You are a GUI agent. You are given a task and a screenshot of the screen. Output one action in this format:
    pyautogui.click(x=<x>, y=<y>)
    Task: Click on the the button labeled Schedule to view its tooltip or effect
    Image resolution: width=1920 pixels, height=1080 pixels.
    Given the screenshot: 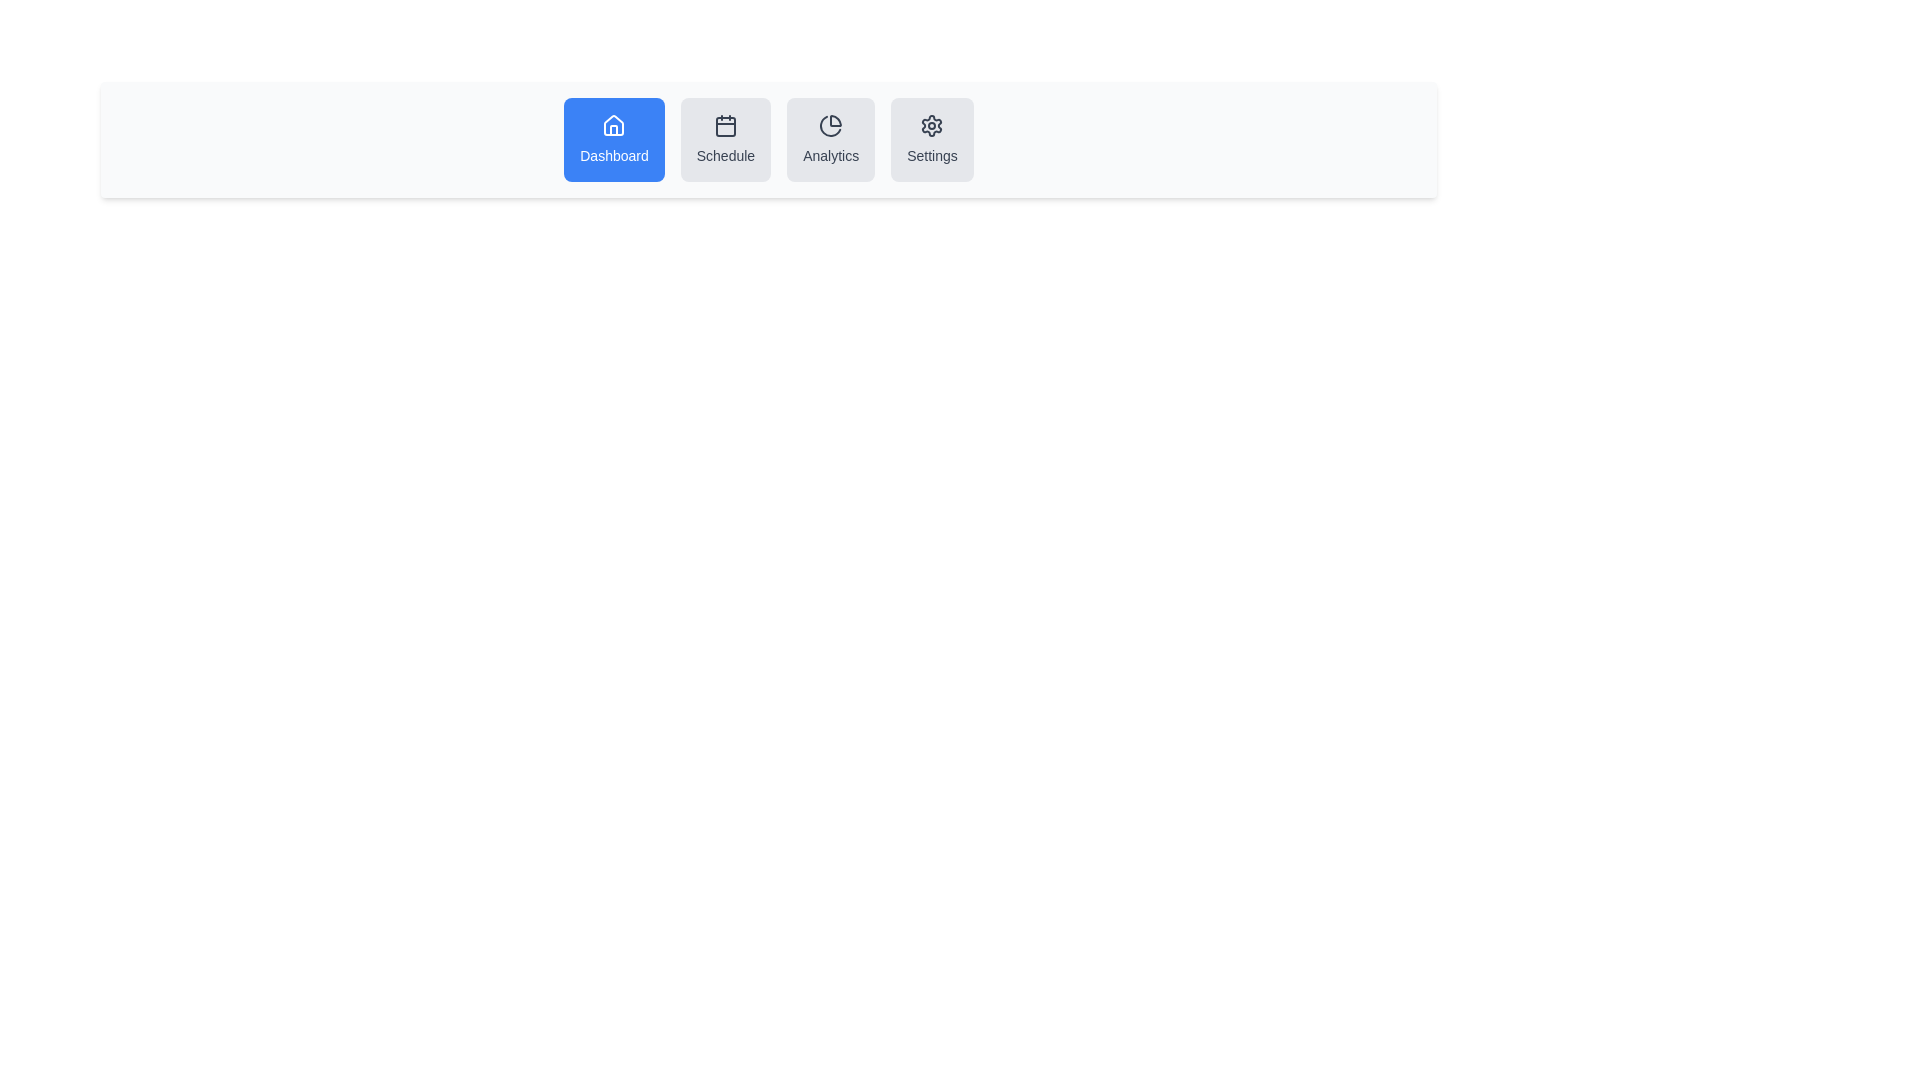 What is the action you would take?
    pyautogui.click(x=723, y=138)
    